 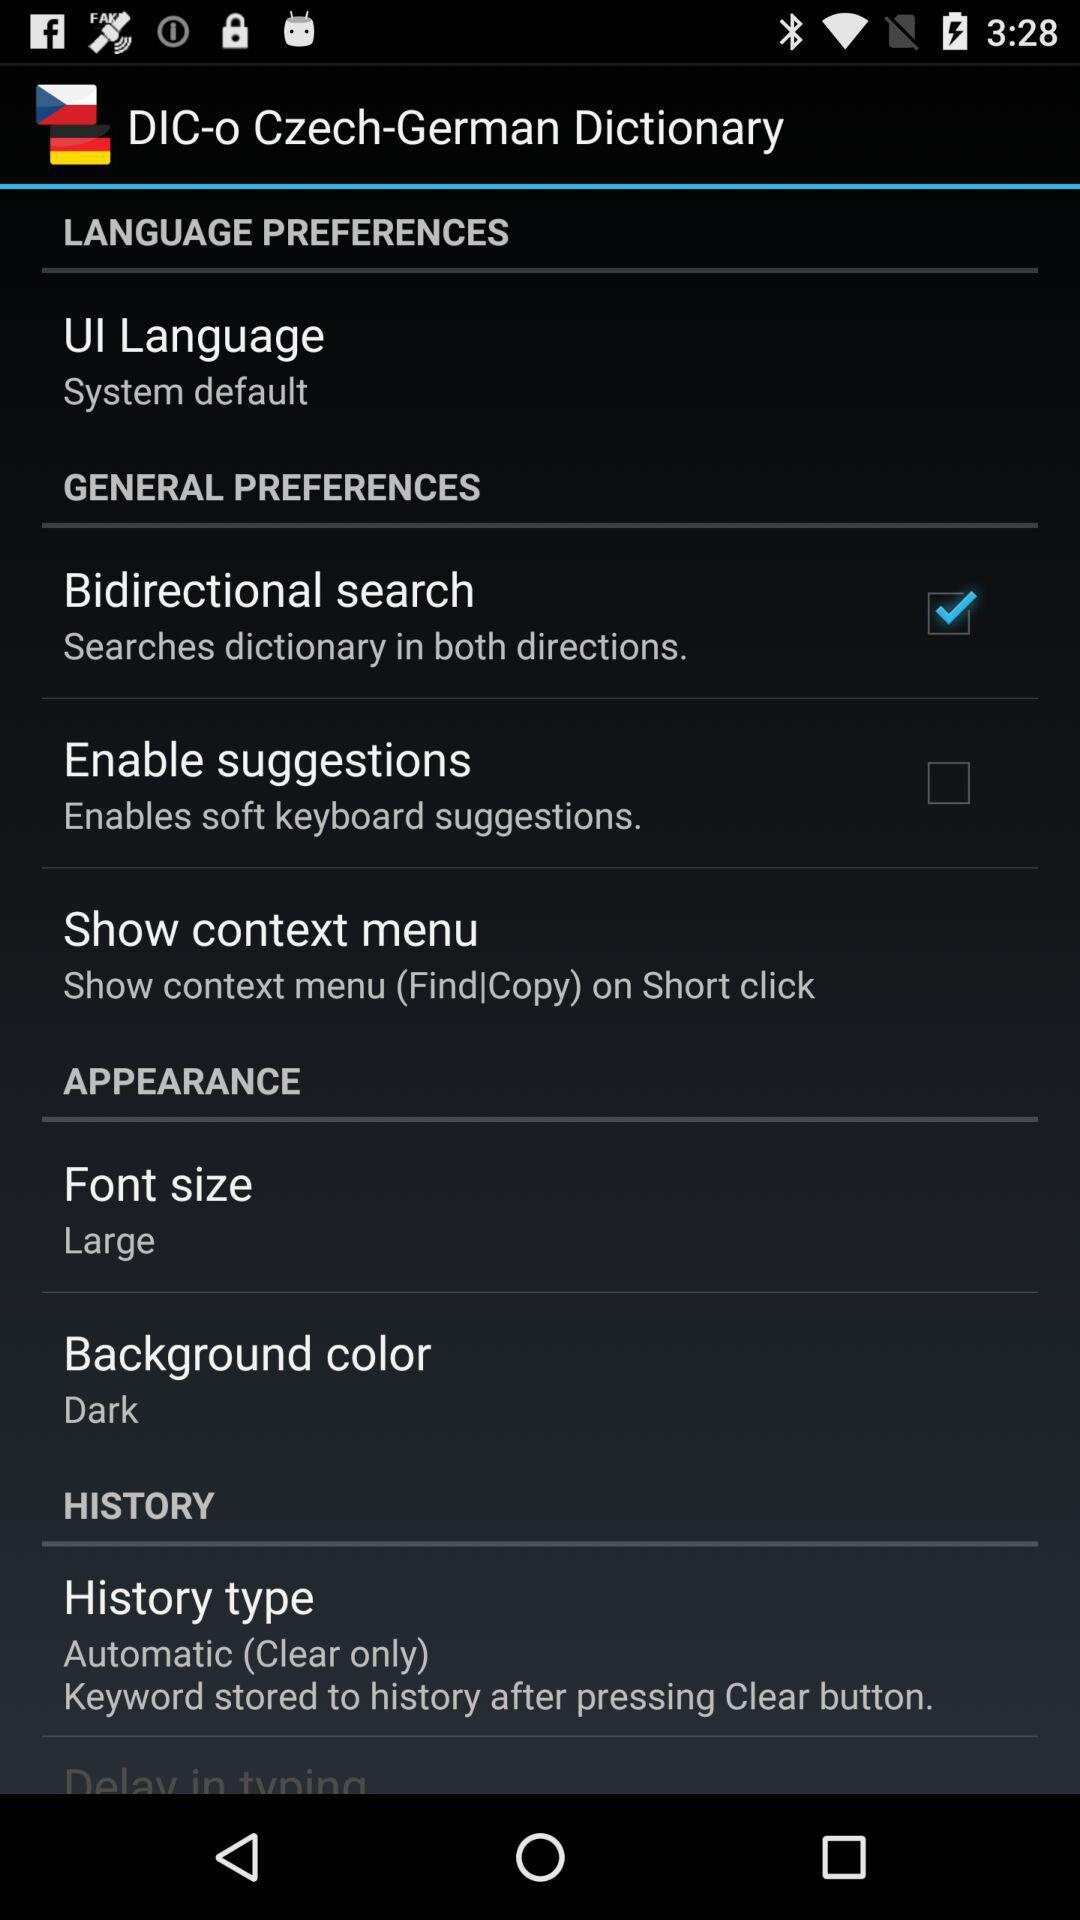 What do you see at coordinates (188, 1594) in the screenshot?
I see `history type app` at bounding box center [188, 1594].